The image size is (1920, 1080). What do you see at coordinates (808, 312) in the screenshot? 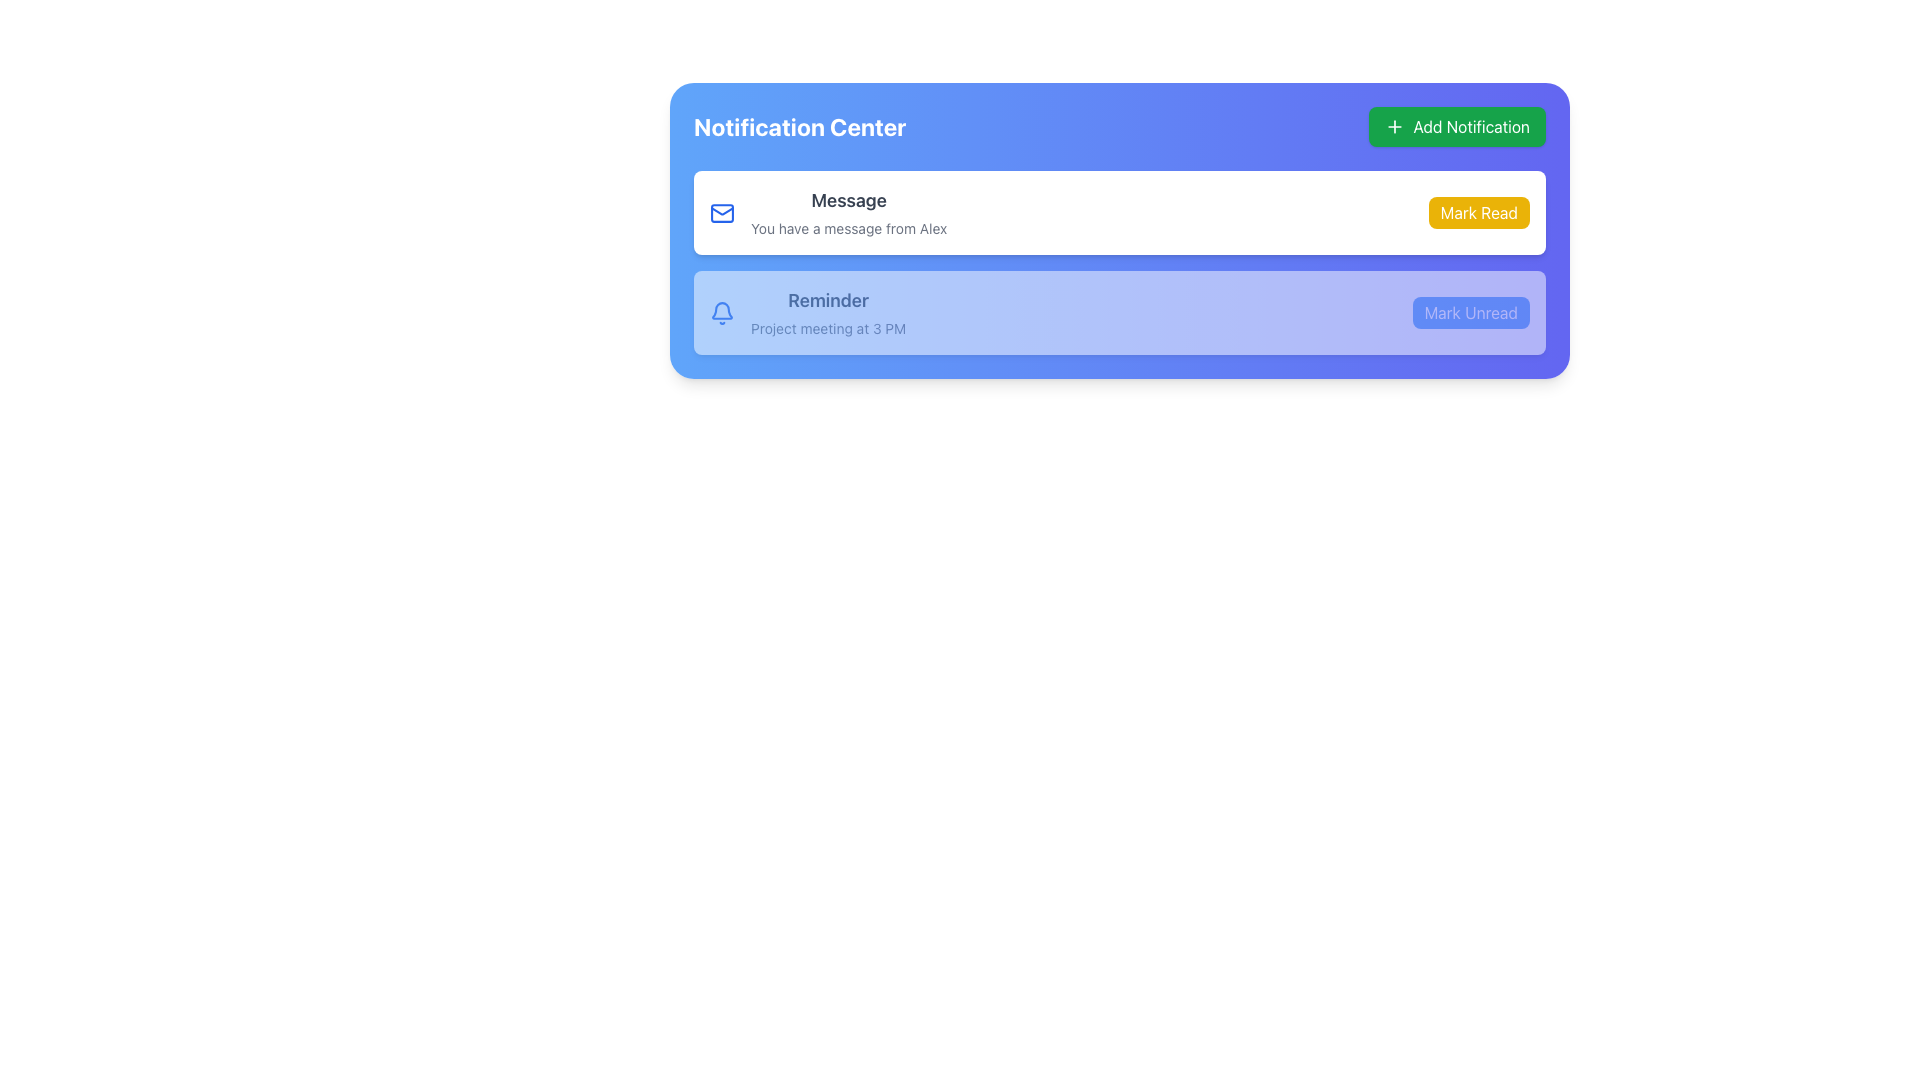
I see `the Notification Item that displays 'Reminder' in bold and 'Project meeting at 3 PM' in gray, located in the second row of the notification group` at bounding box center [808, 312].